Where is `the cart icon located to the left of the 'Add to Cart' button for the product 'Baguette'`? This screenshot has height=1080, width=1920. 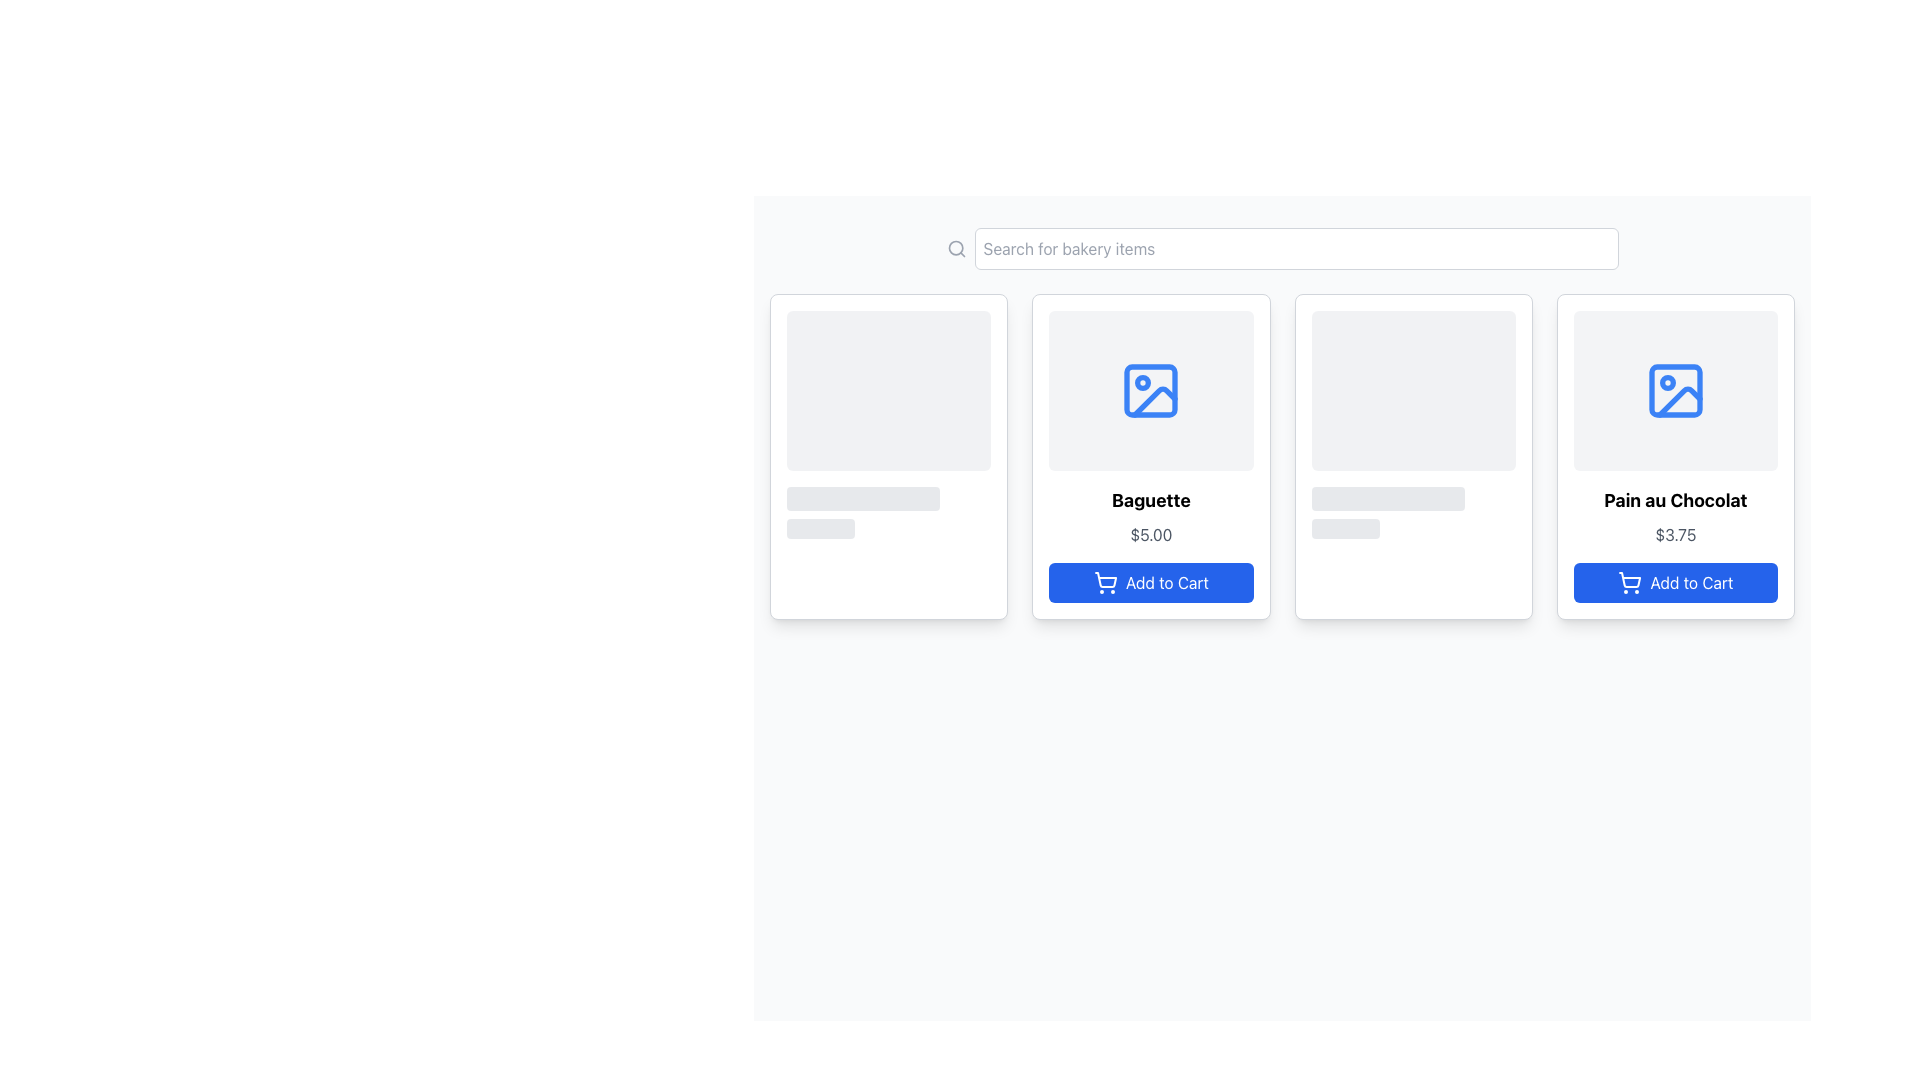
the cart icon located to the left of the 'Add to Cart' button for the product 'Baguette' is located at coordinates (1104, 582).